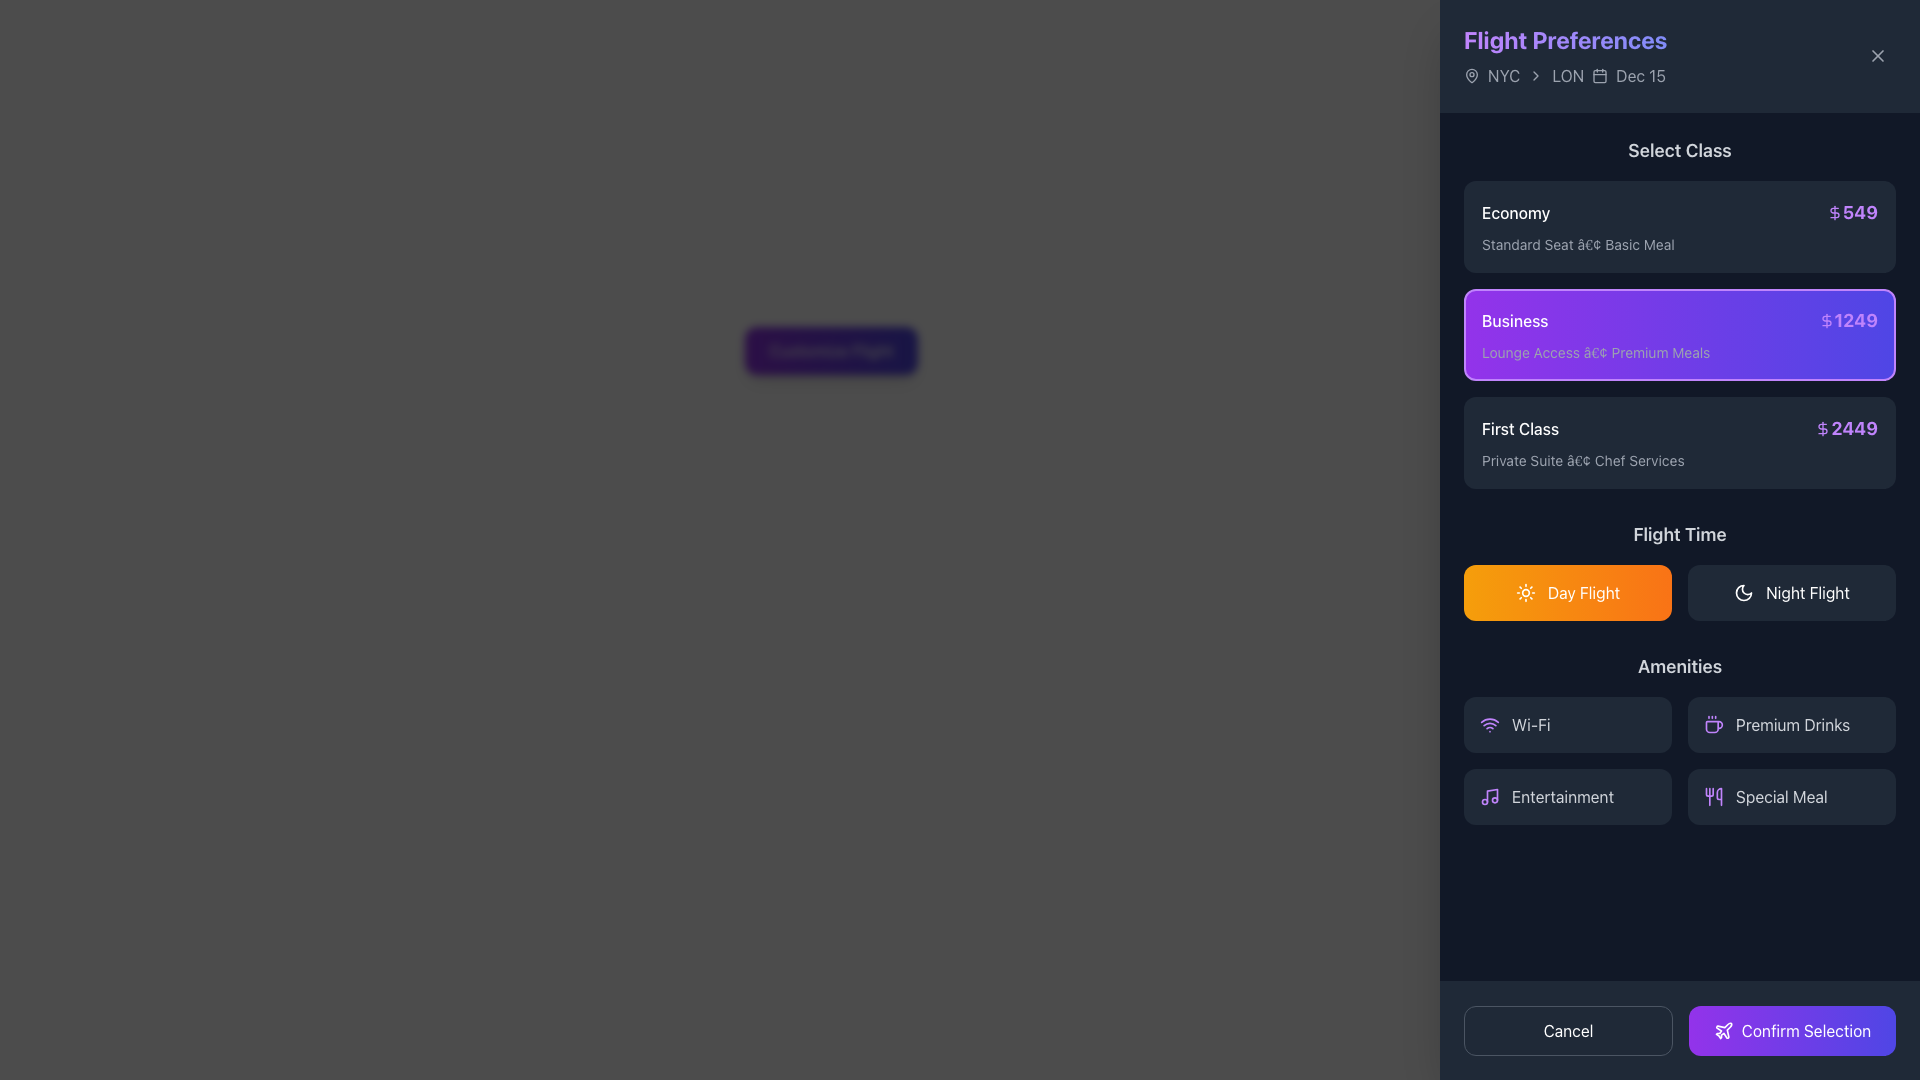 The width and height of the screenshot is (1920, 1080). Describe the element at coordinates (1535, 75) in the screenshot. I see `the right arrow icon, which is a minimalist outline arrow indicating navigation from 'NYC' to 'LON', located at the center-right of the interface` at that location.